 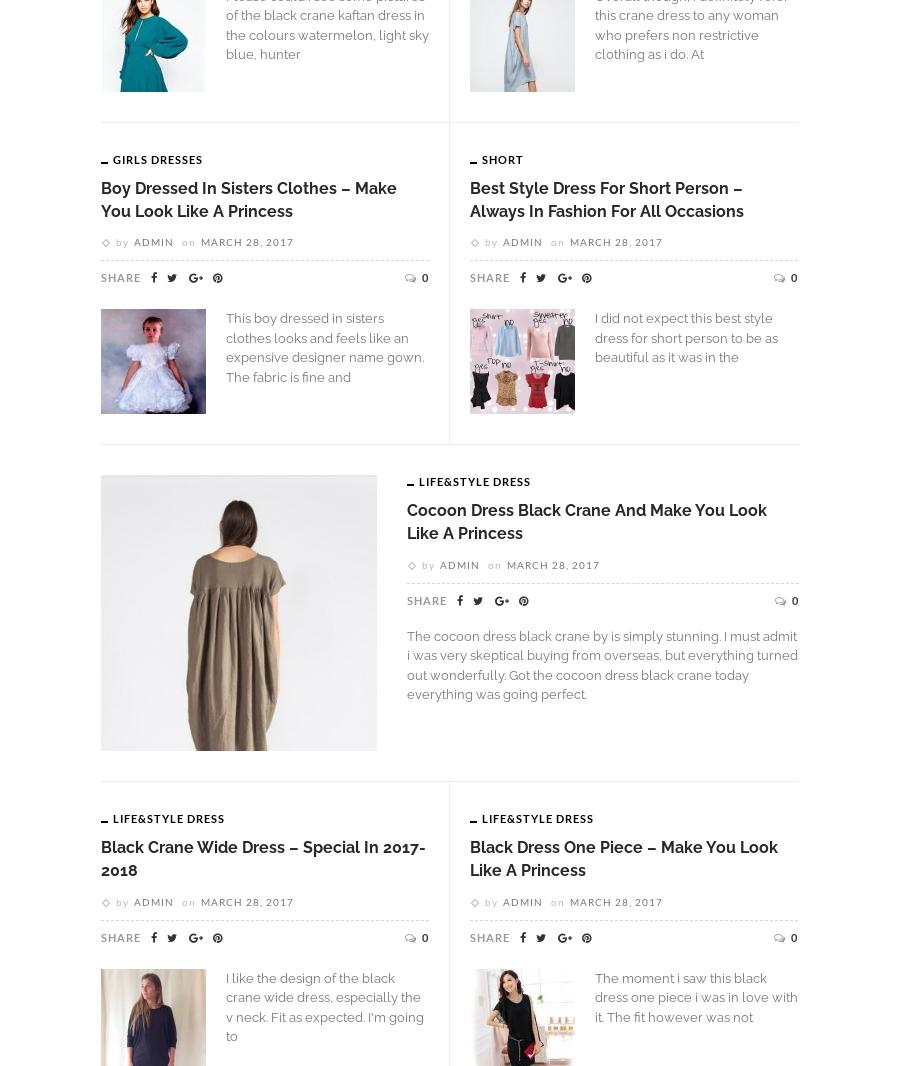 What do you see at coordinates (158, 157) in the screenshot?
I see `'Girls Dresses'` at bounding box center [158, 157].